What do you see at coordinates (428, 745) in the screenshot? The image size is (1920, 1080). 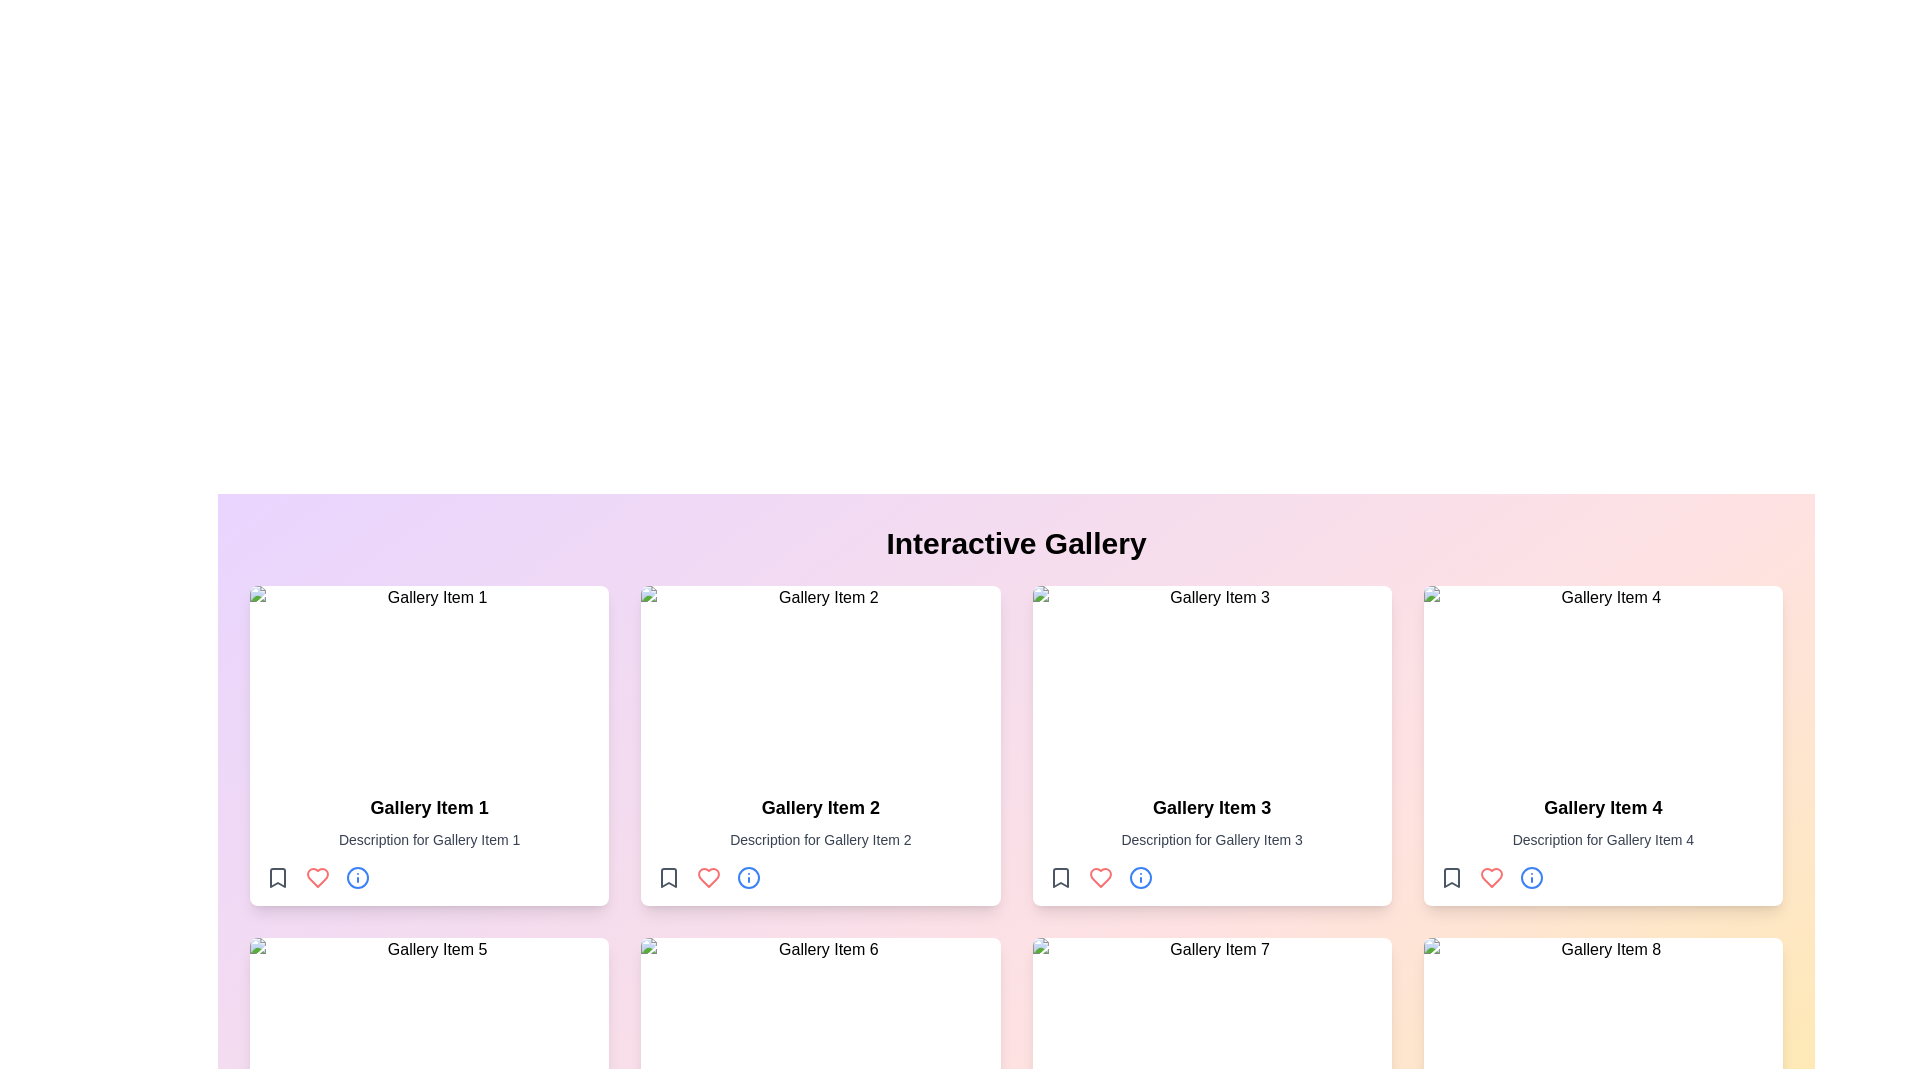 I see `the image in the card titled 'Gallery Item 1' located in the top-left corner of the gallery interface` at bounding box center [428, 745].